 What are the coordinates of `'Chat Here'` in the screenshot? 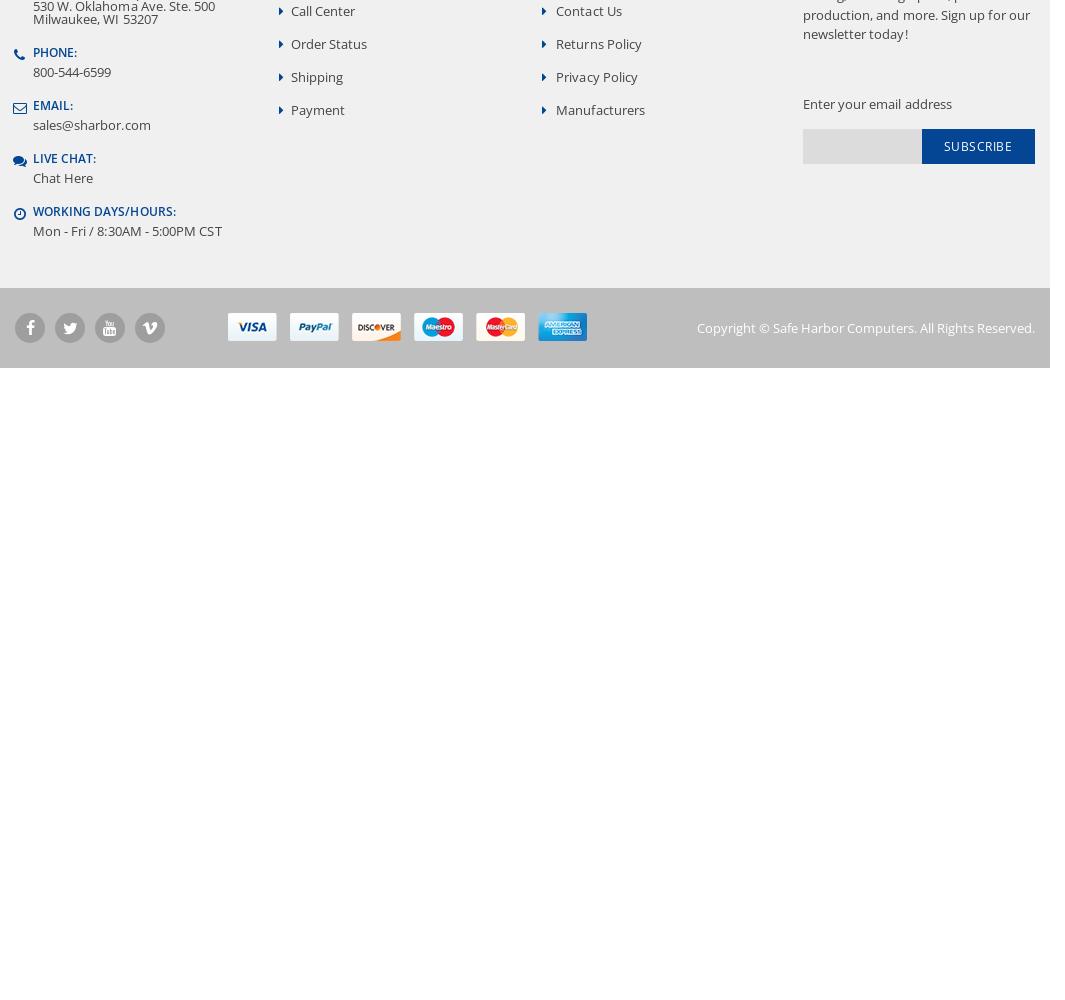 It's located at (61, 177).